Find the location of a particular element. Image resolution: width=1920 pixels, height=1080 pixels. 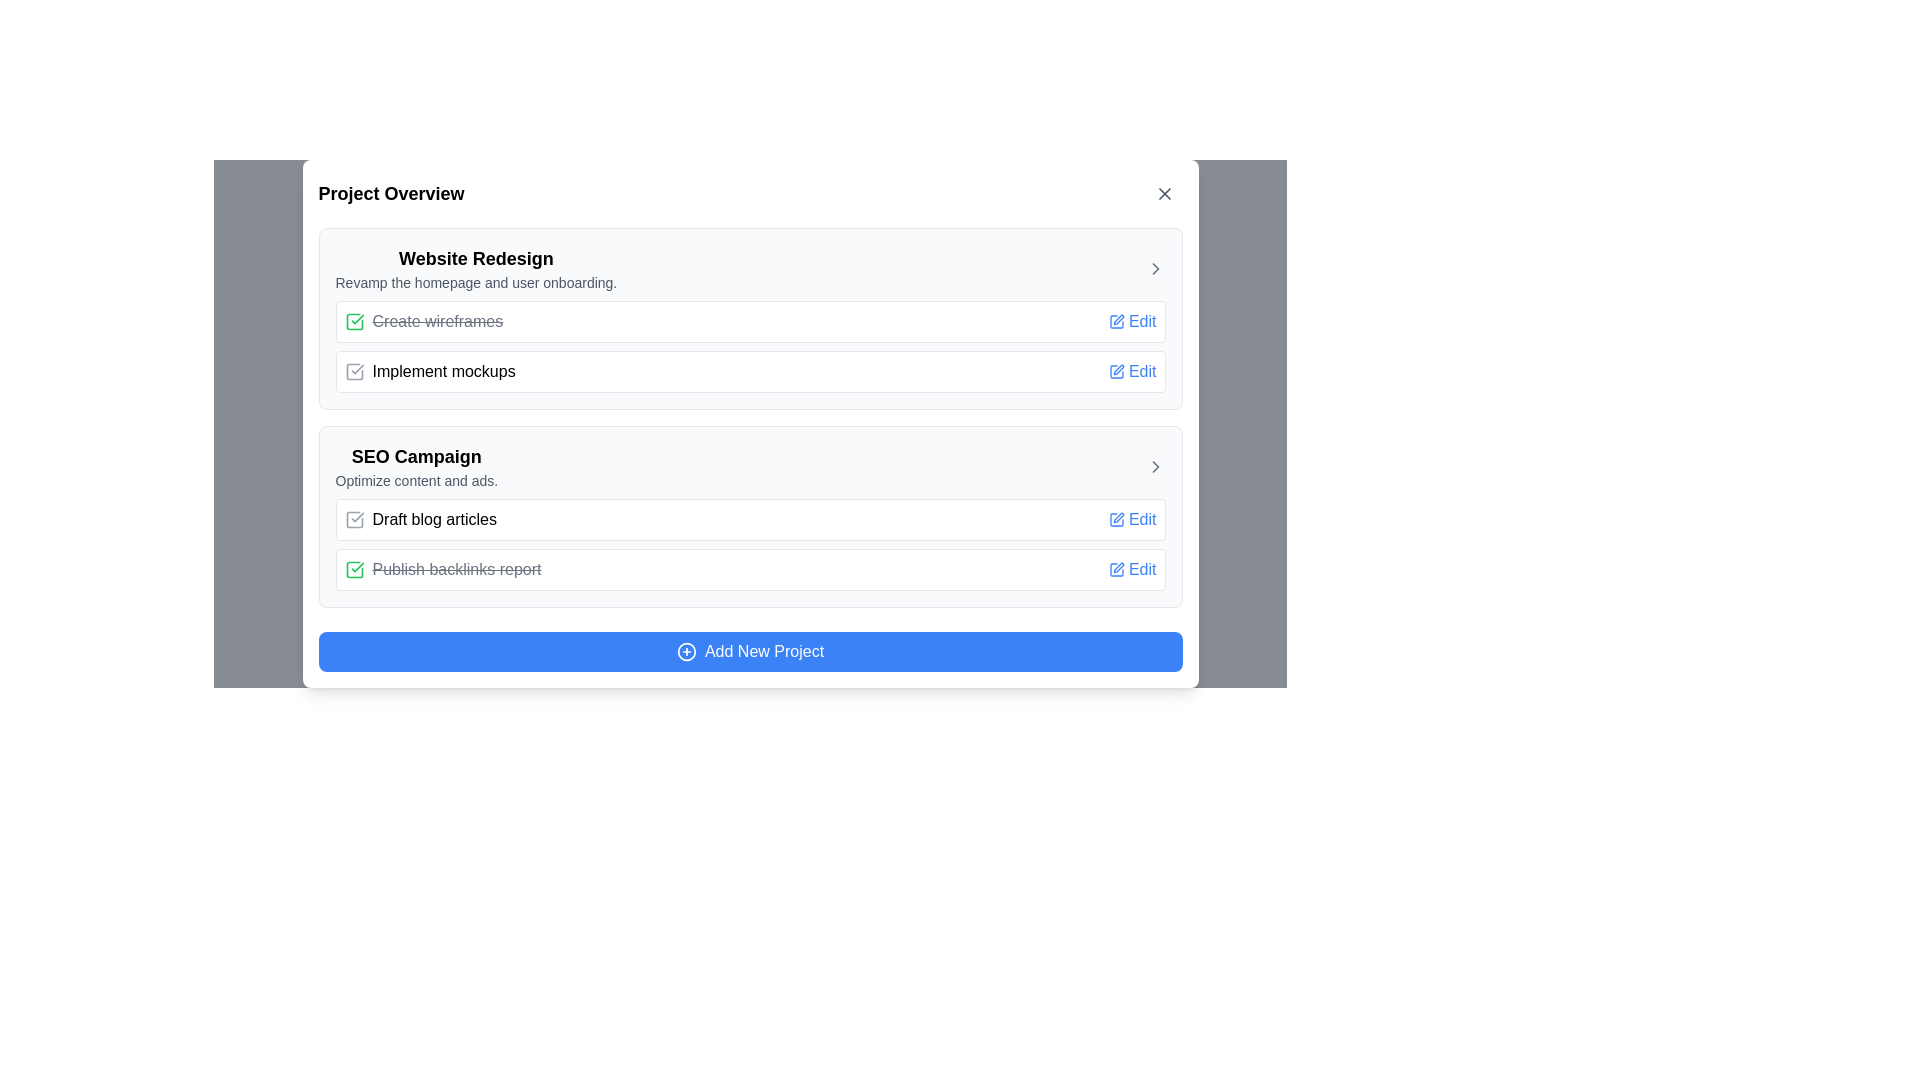

the box-like icon with a pen overlay located to the left of the 'Edit' text in the third section of the scrollable list for the task 'Publish backlinks report' under the 'SEO Campaign' category to initiate an edit action is located at coordinates (1115, 519).